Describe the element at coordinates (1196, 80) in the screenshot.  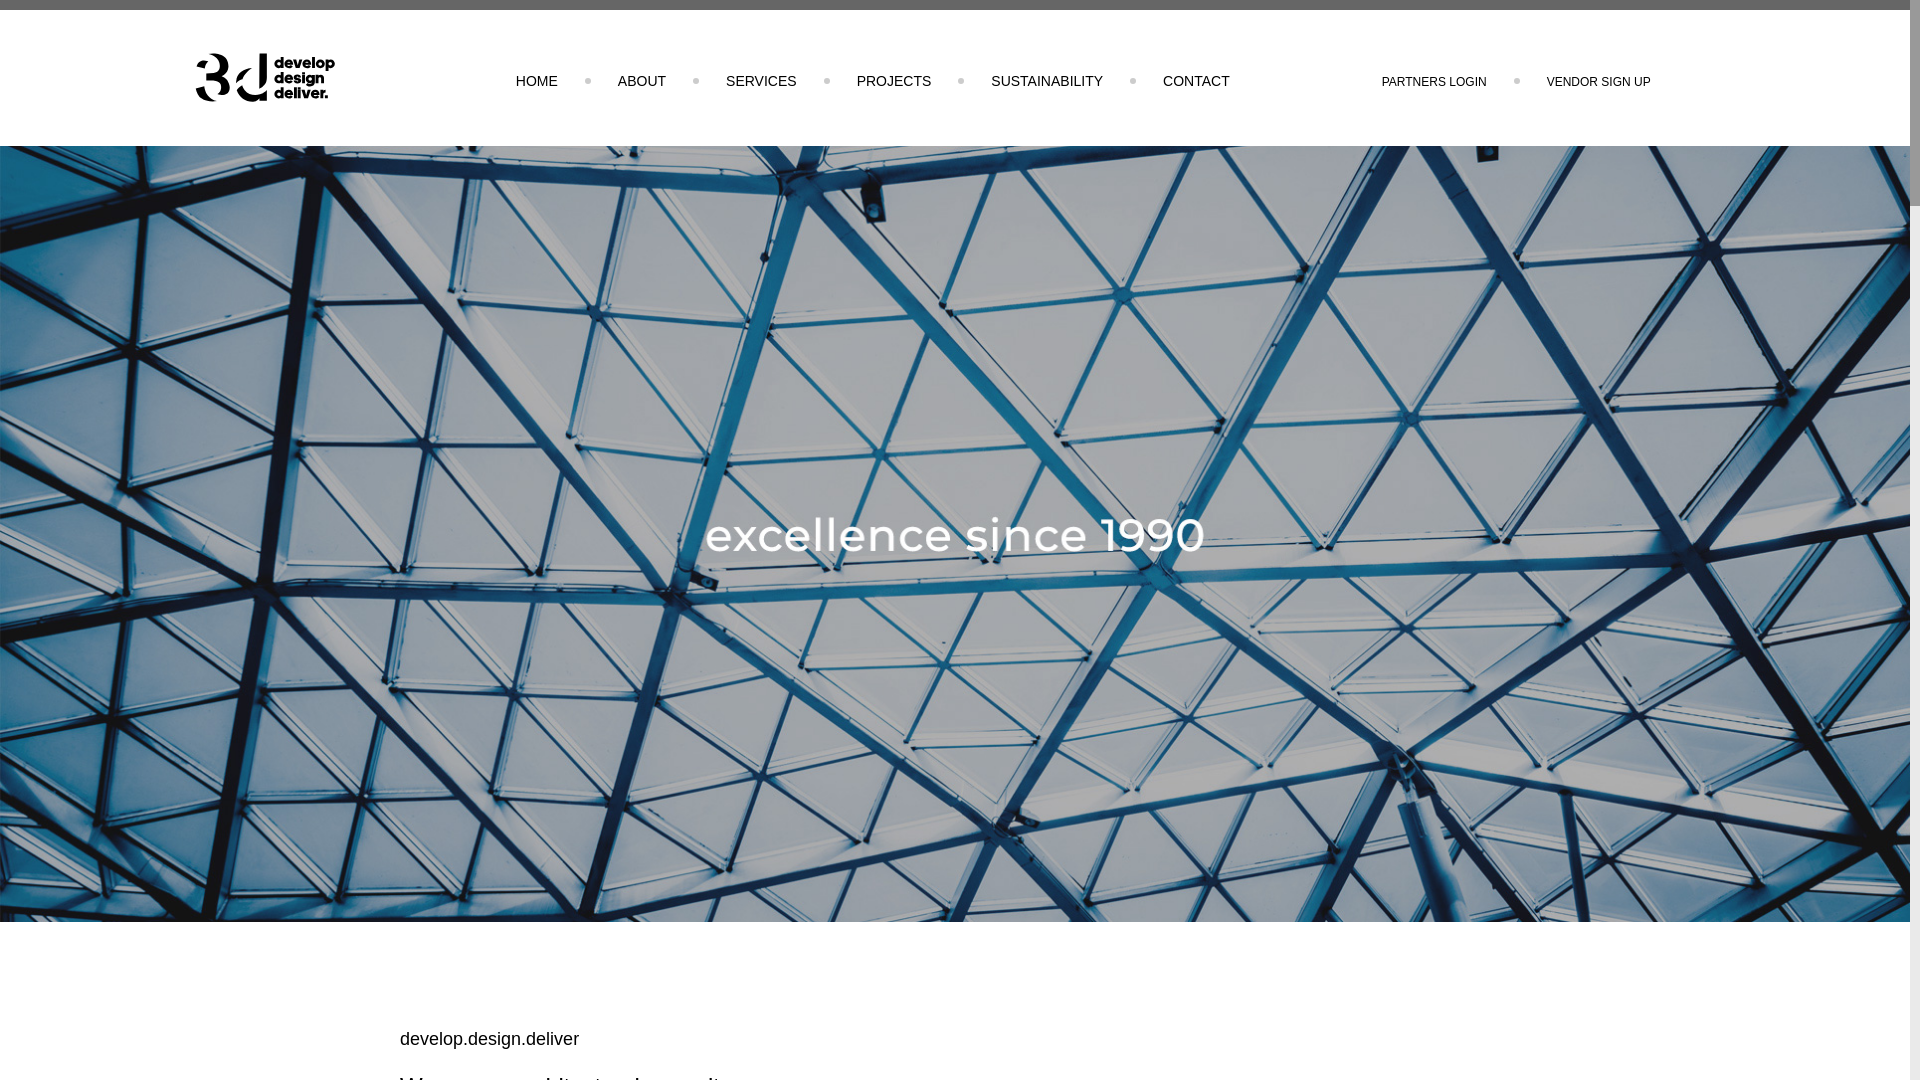
I see `'CONTACT'` at that location.